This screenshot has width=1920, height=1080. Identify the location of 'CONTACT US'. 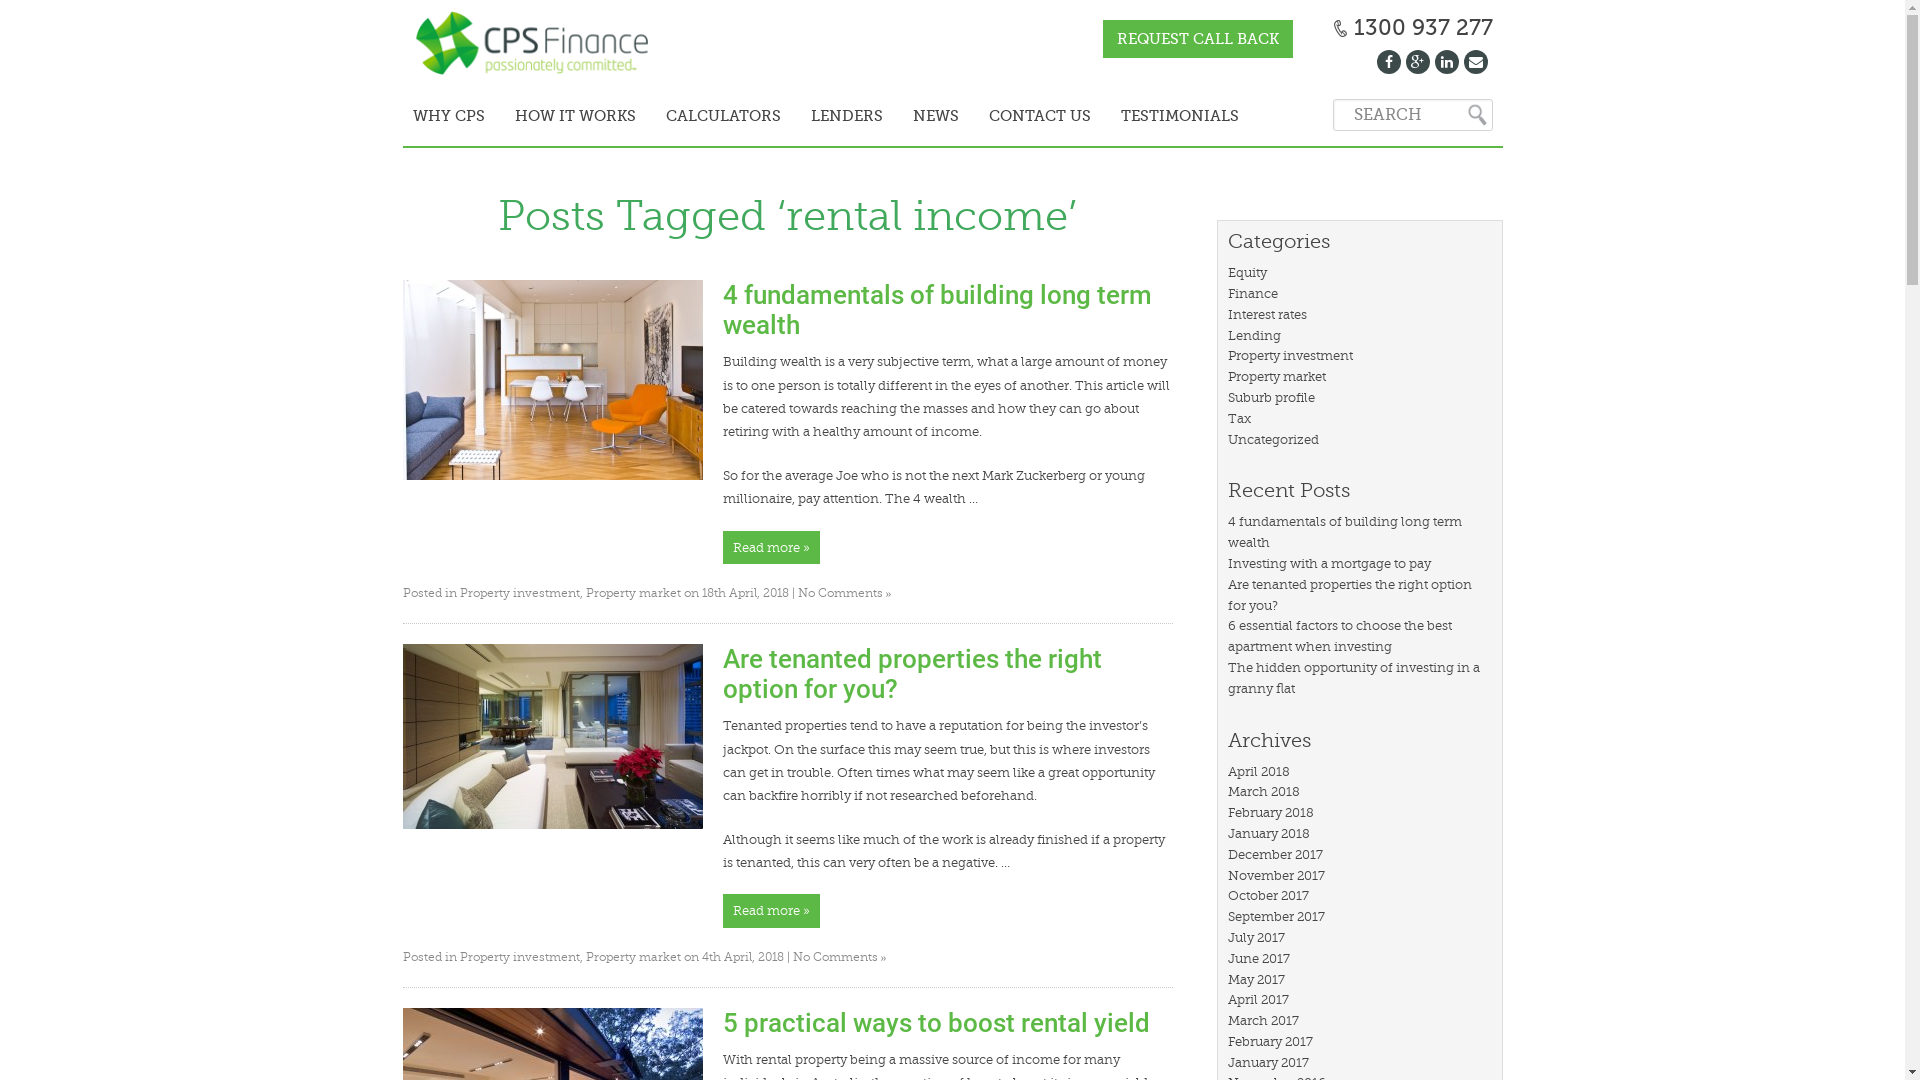
(974, 113).